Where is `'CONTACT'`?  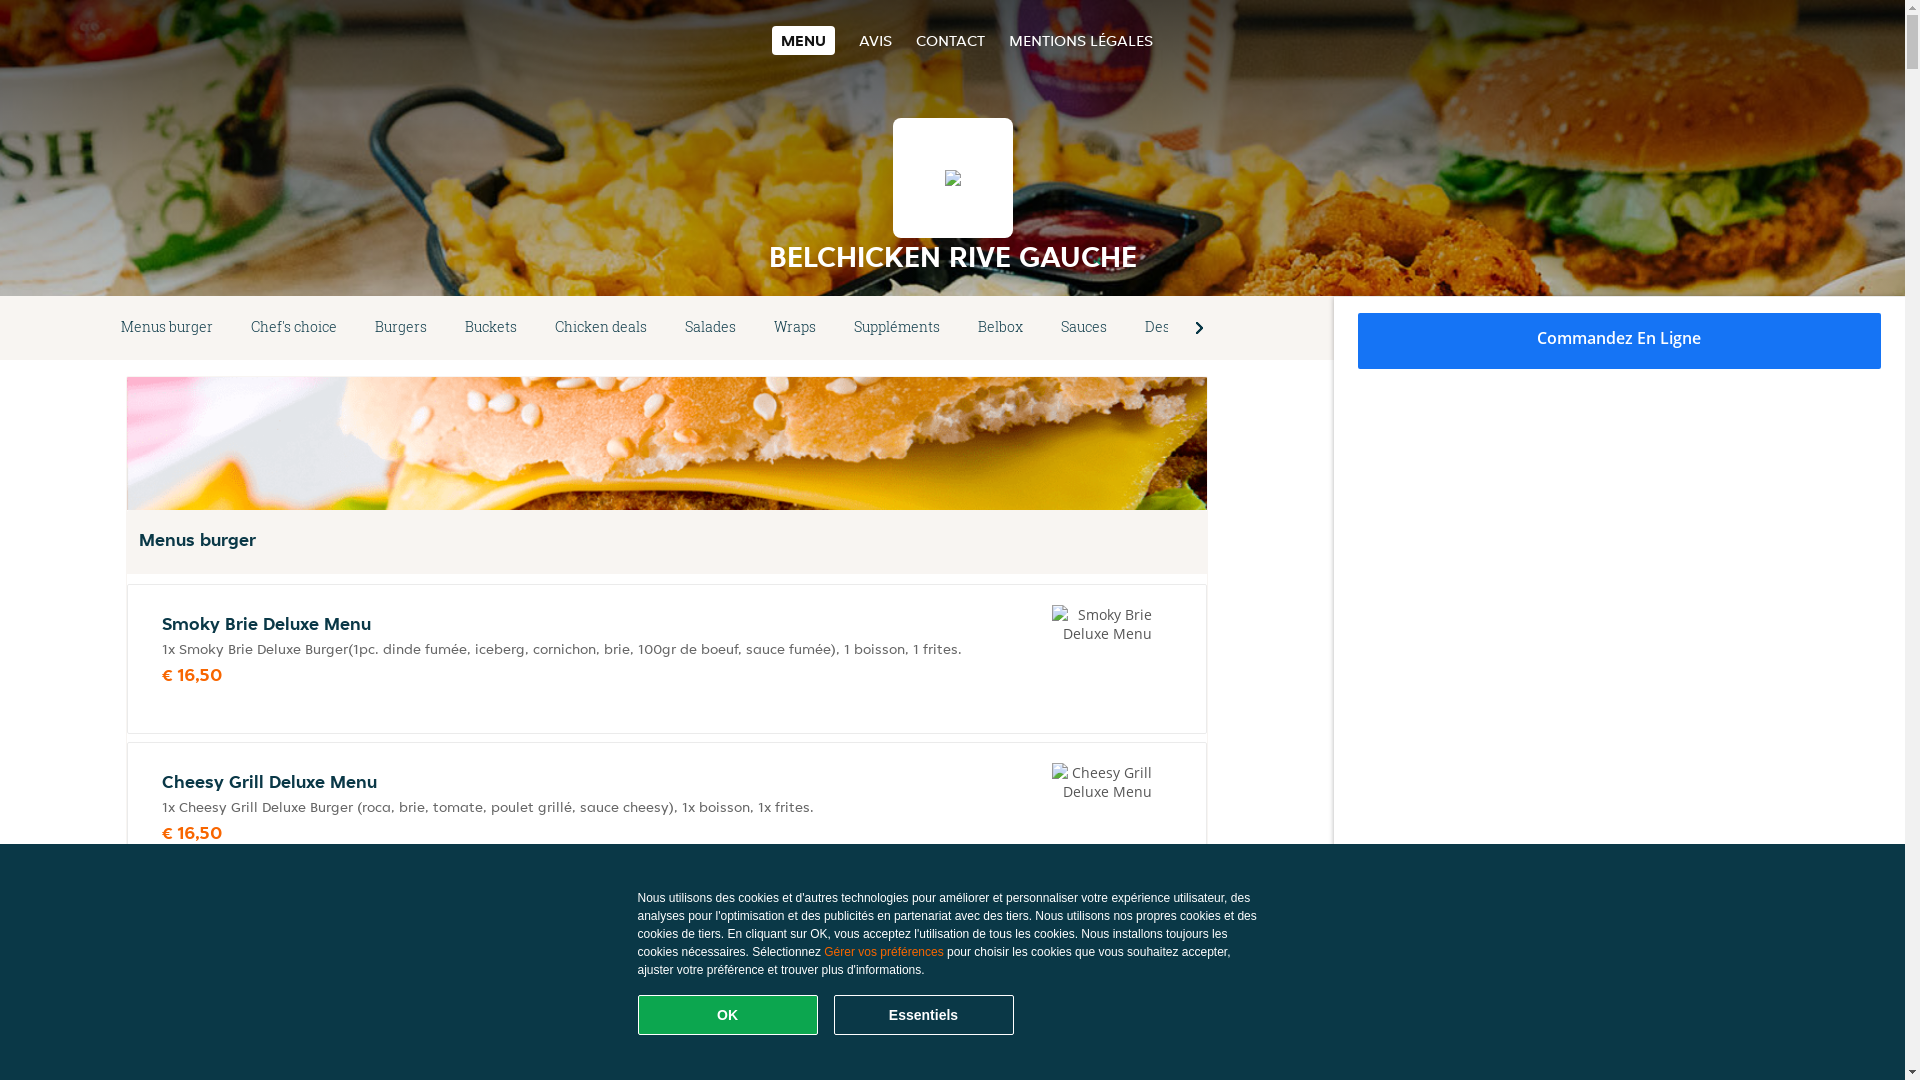
'CONTACT' is located at coordinates (949, 40).